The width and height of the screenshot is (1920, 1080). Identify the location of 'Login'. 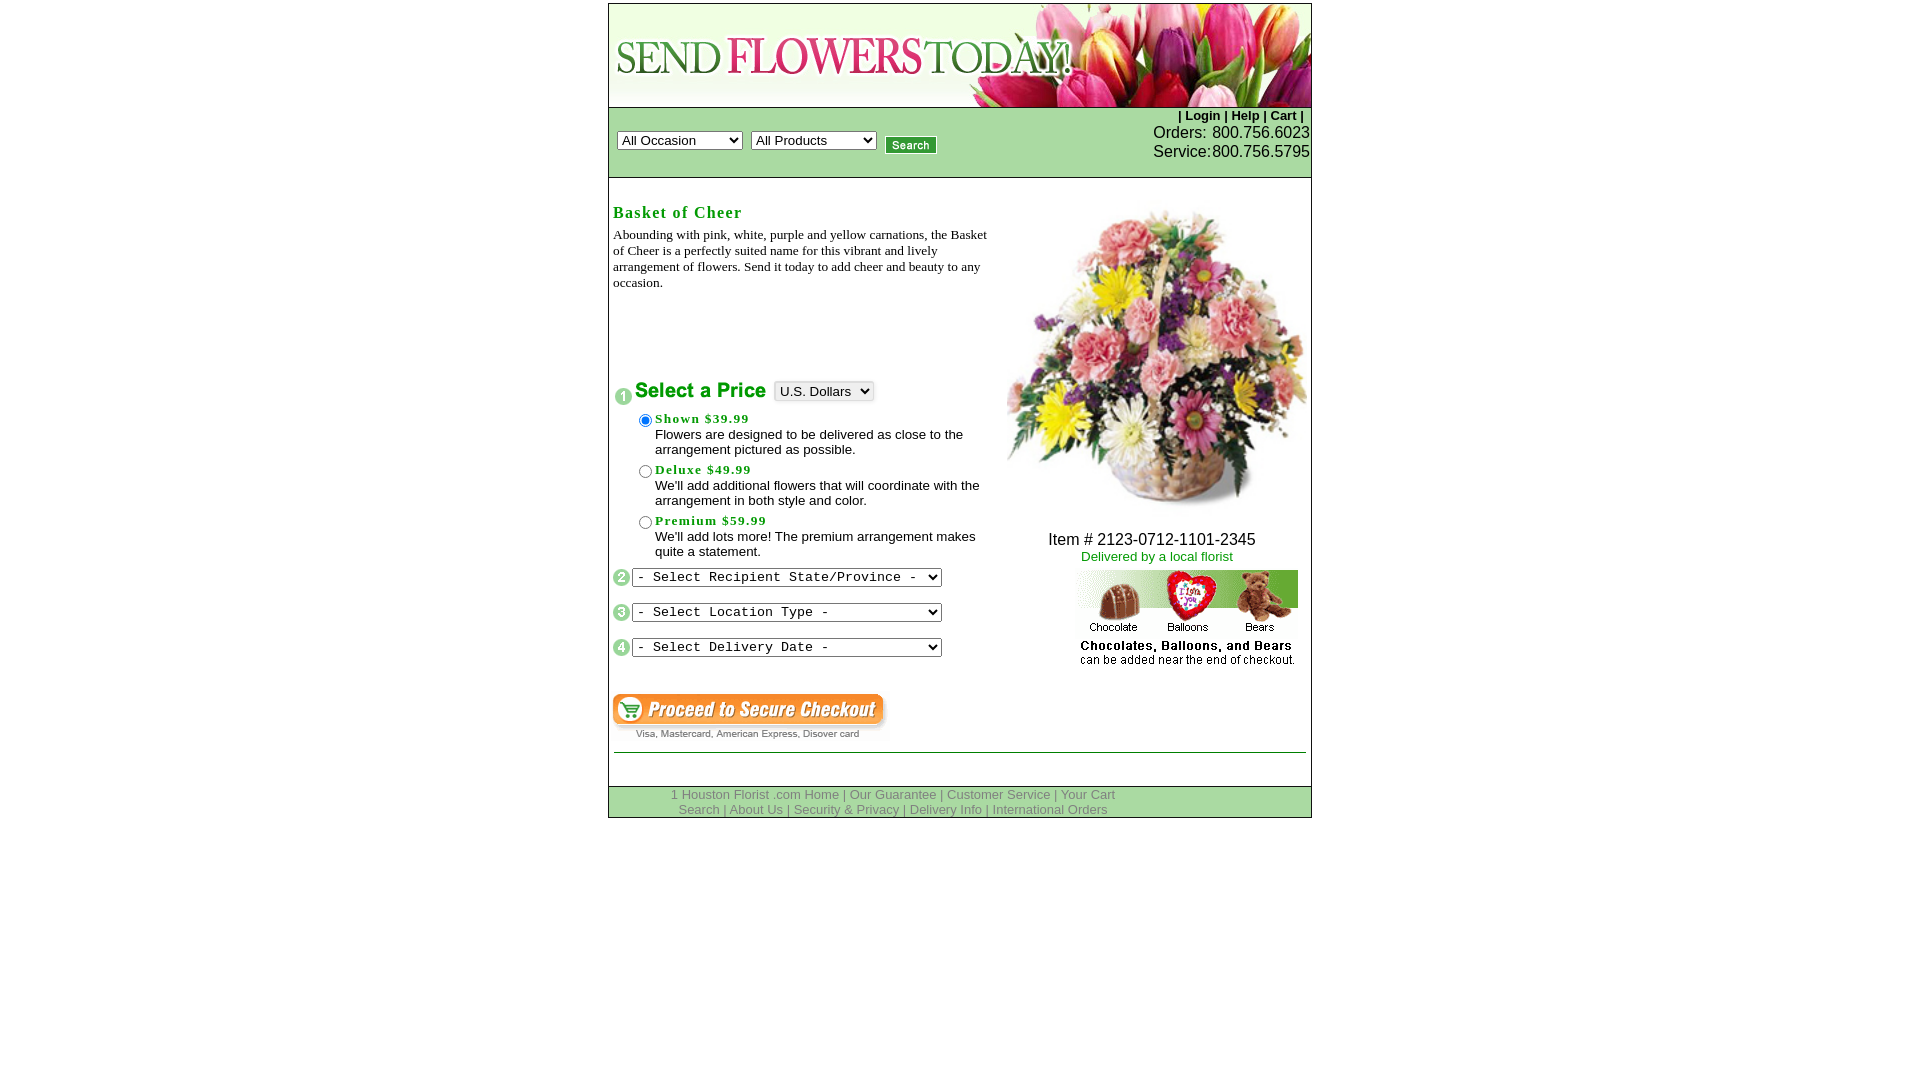
(1201, 115).